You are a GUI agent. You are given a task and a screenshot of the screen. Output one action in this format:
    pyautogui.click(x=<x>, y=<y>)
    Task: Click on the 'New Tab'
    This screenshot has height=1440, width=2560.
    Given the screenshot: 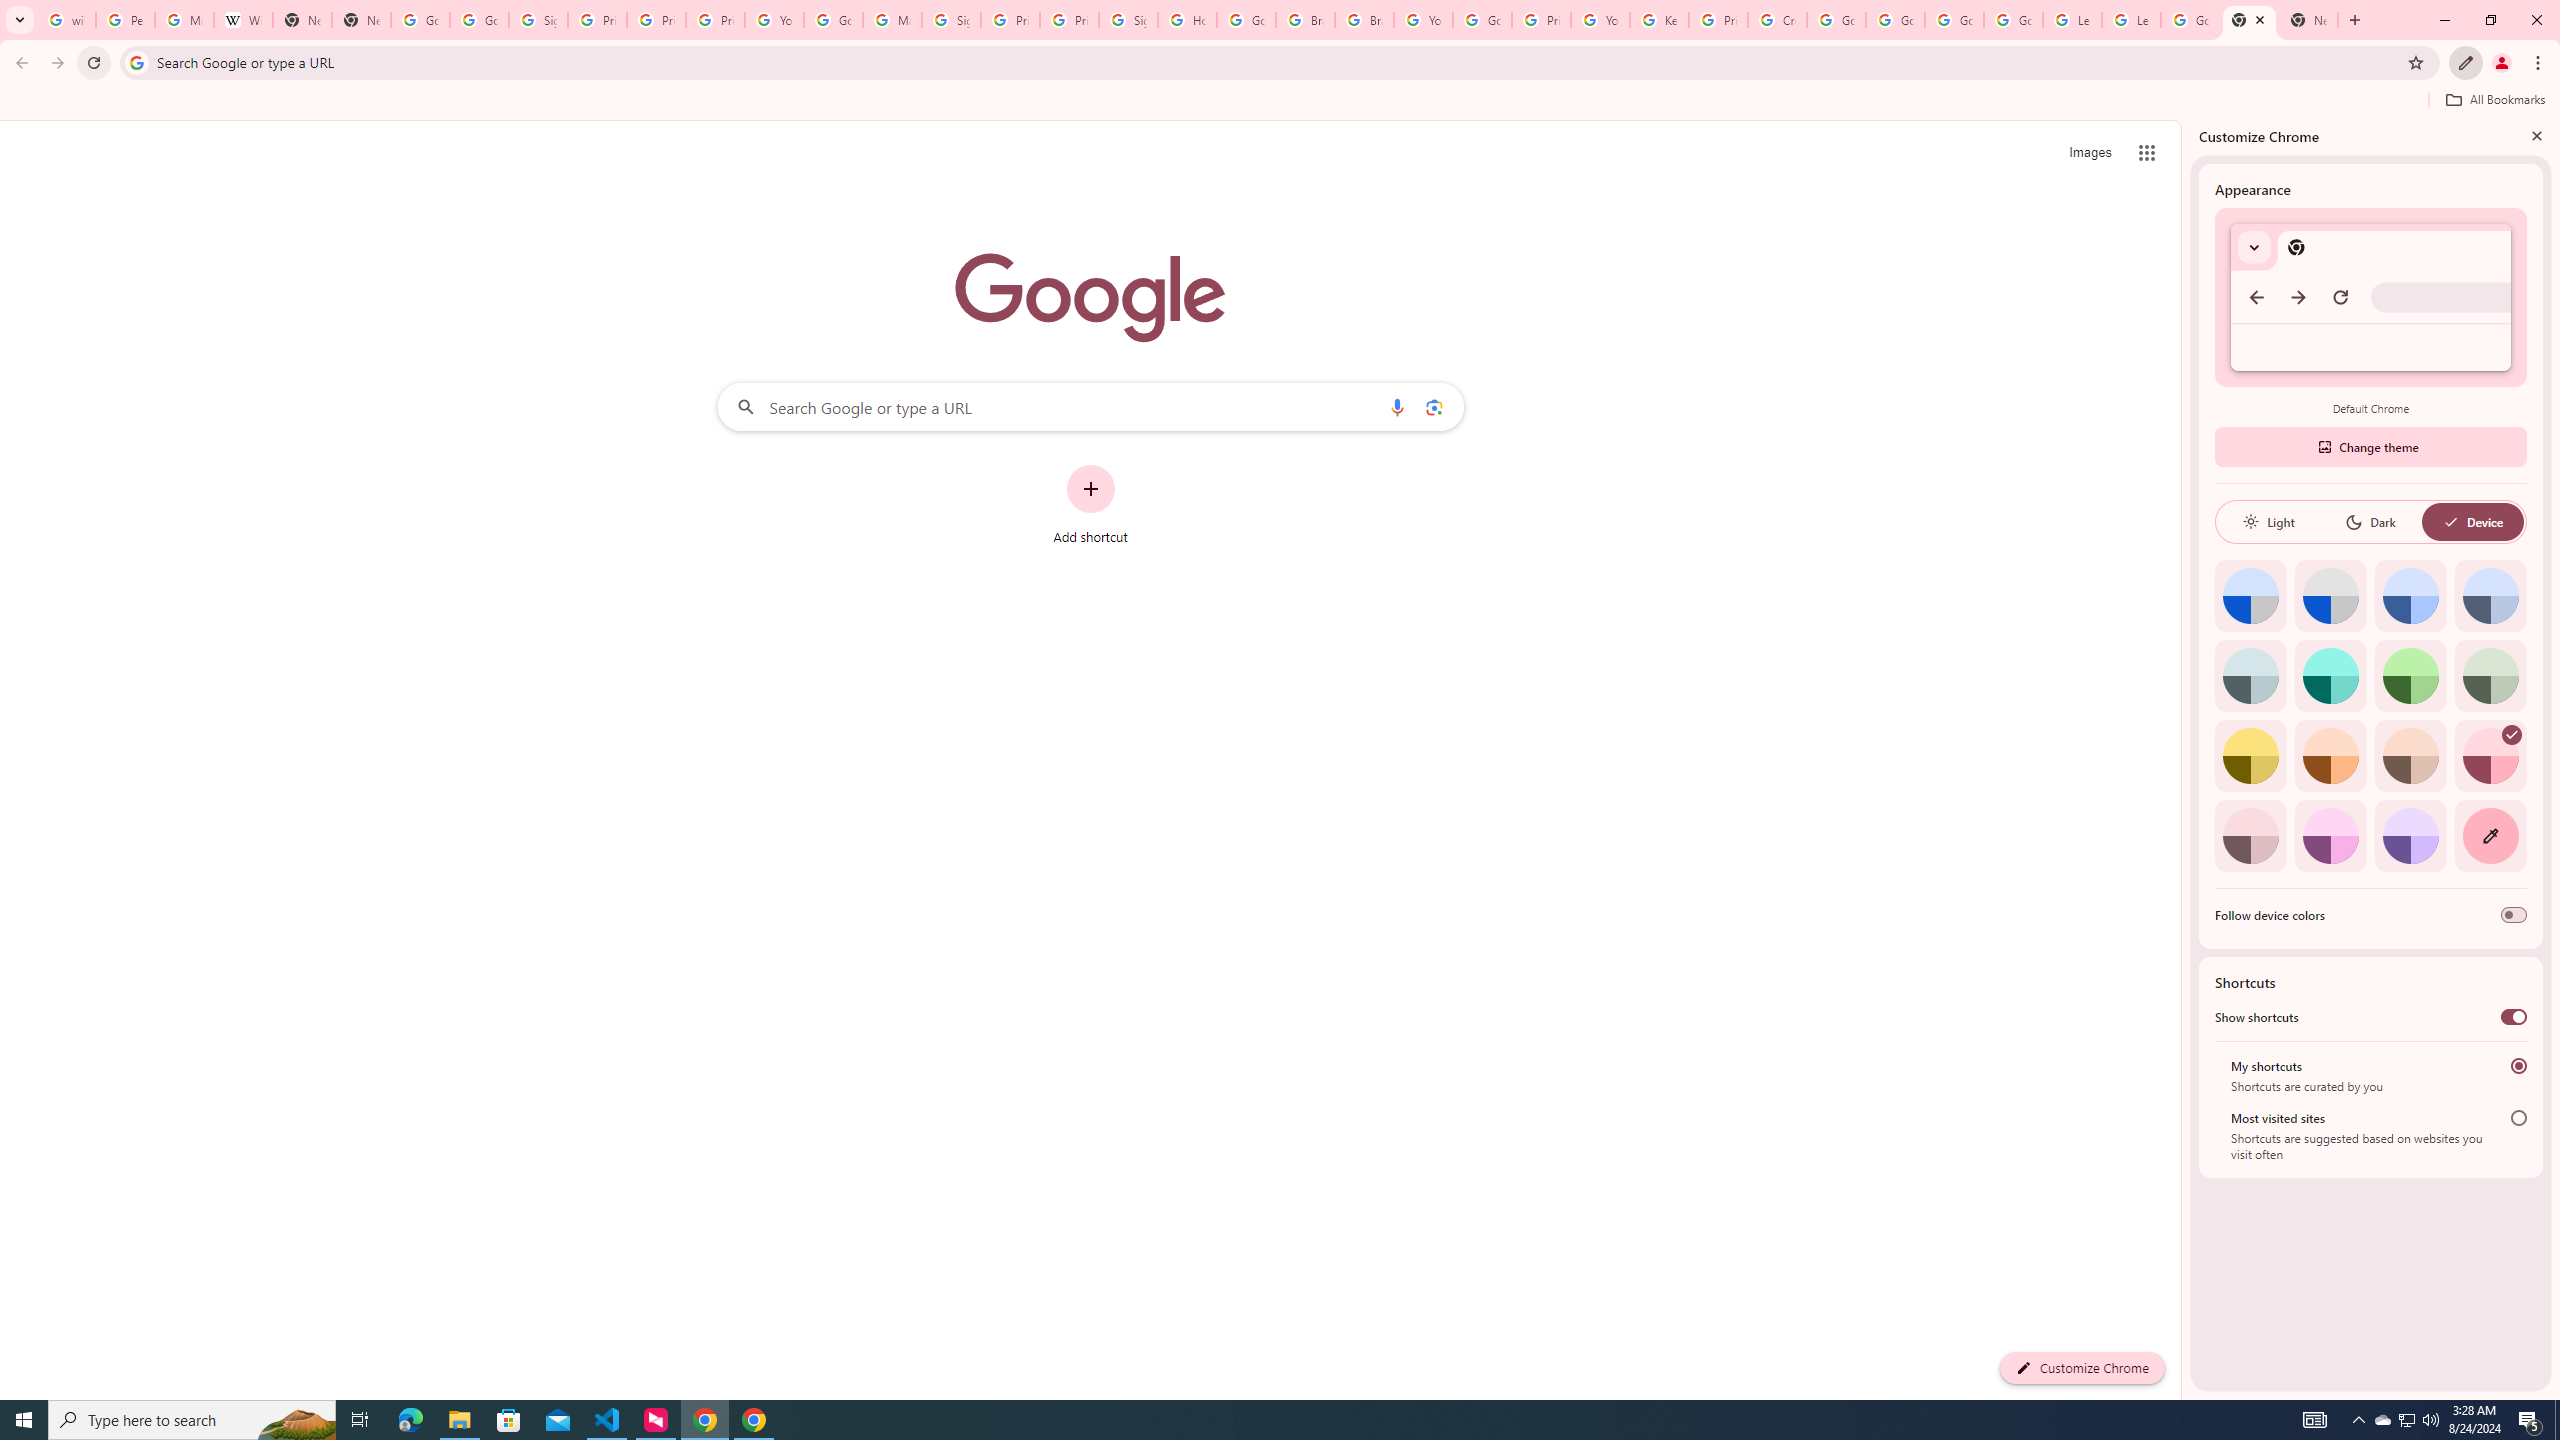 What is the action you would take?
    pyautogui.click(x=2308, y=19)
    